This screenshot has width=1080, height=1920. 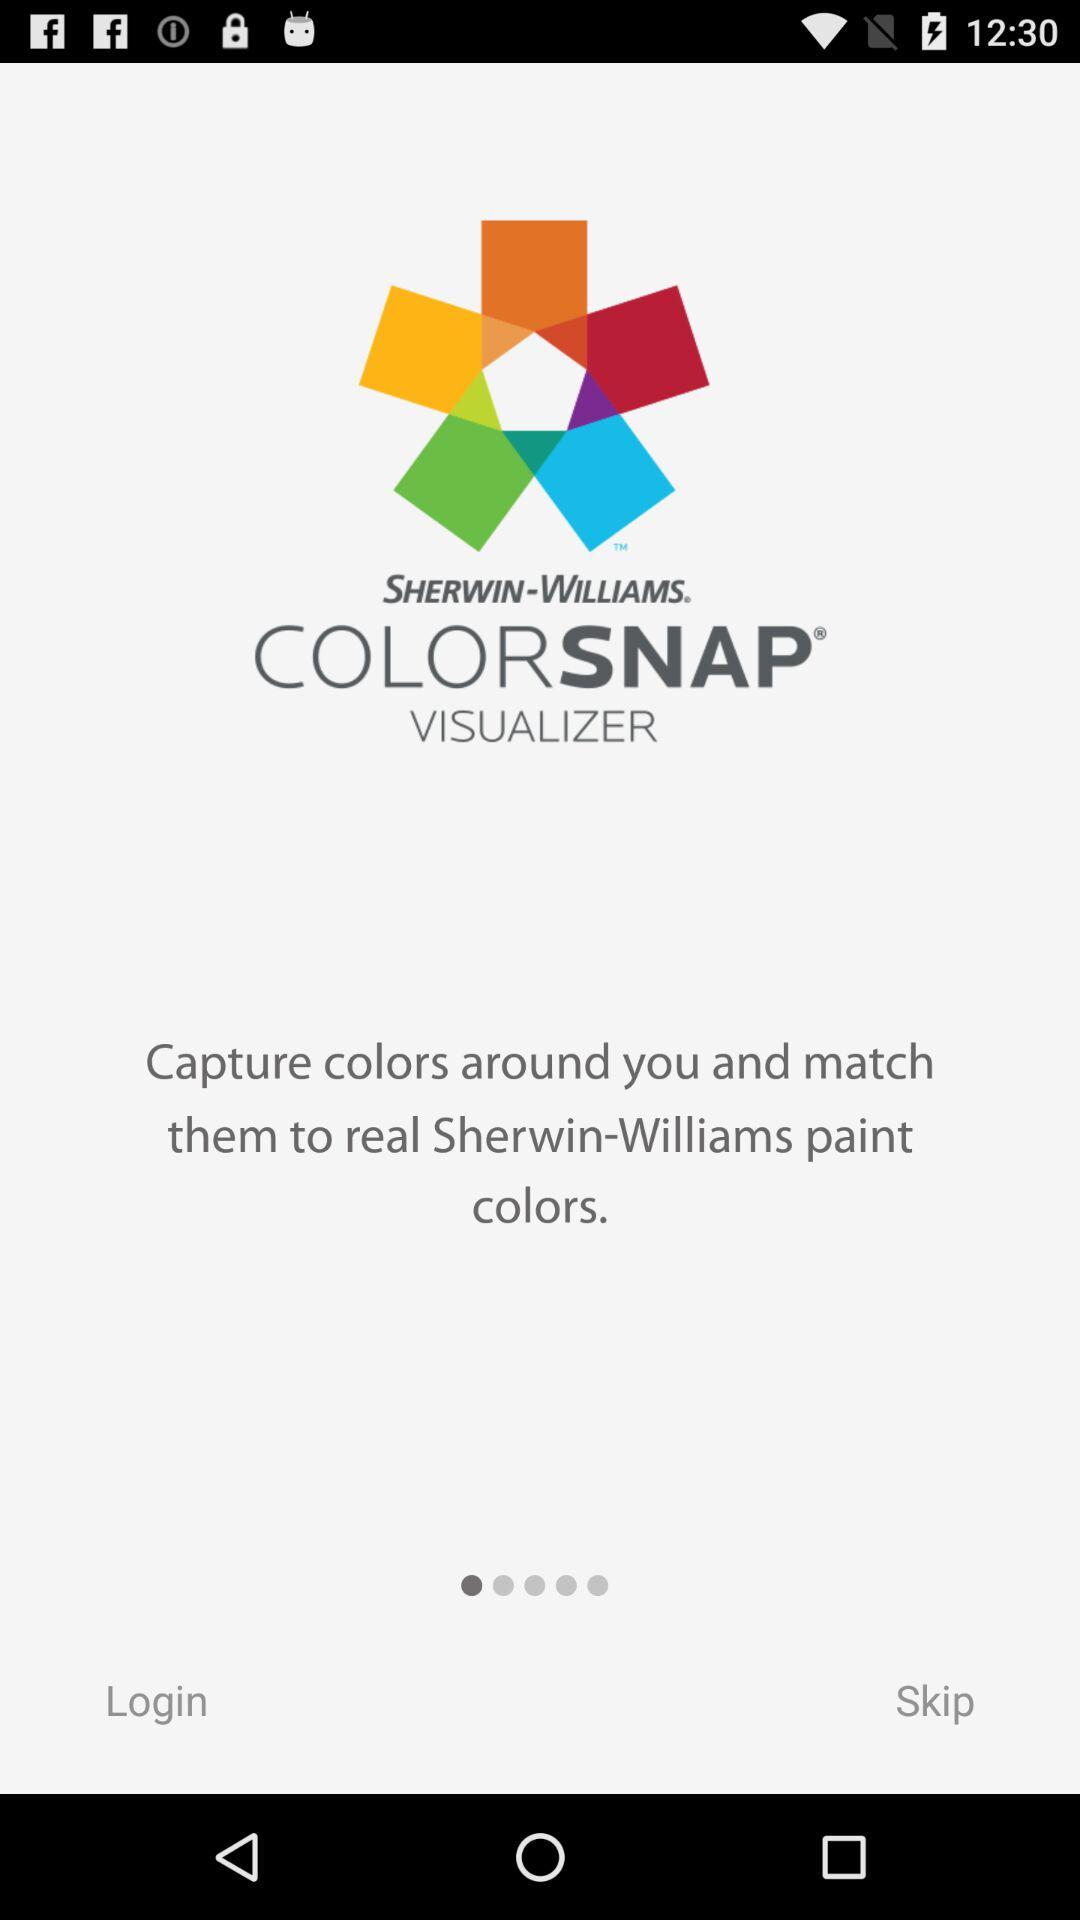 I want to click on the skip button, so click(x=953, y=1705).